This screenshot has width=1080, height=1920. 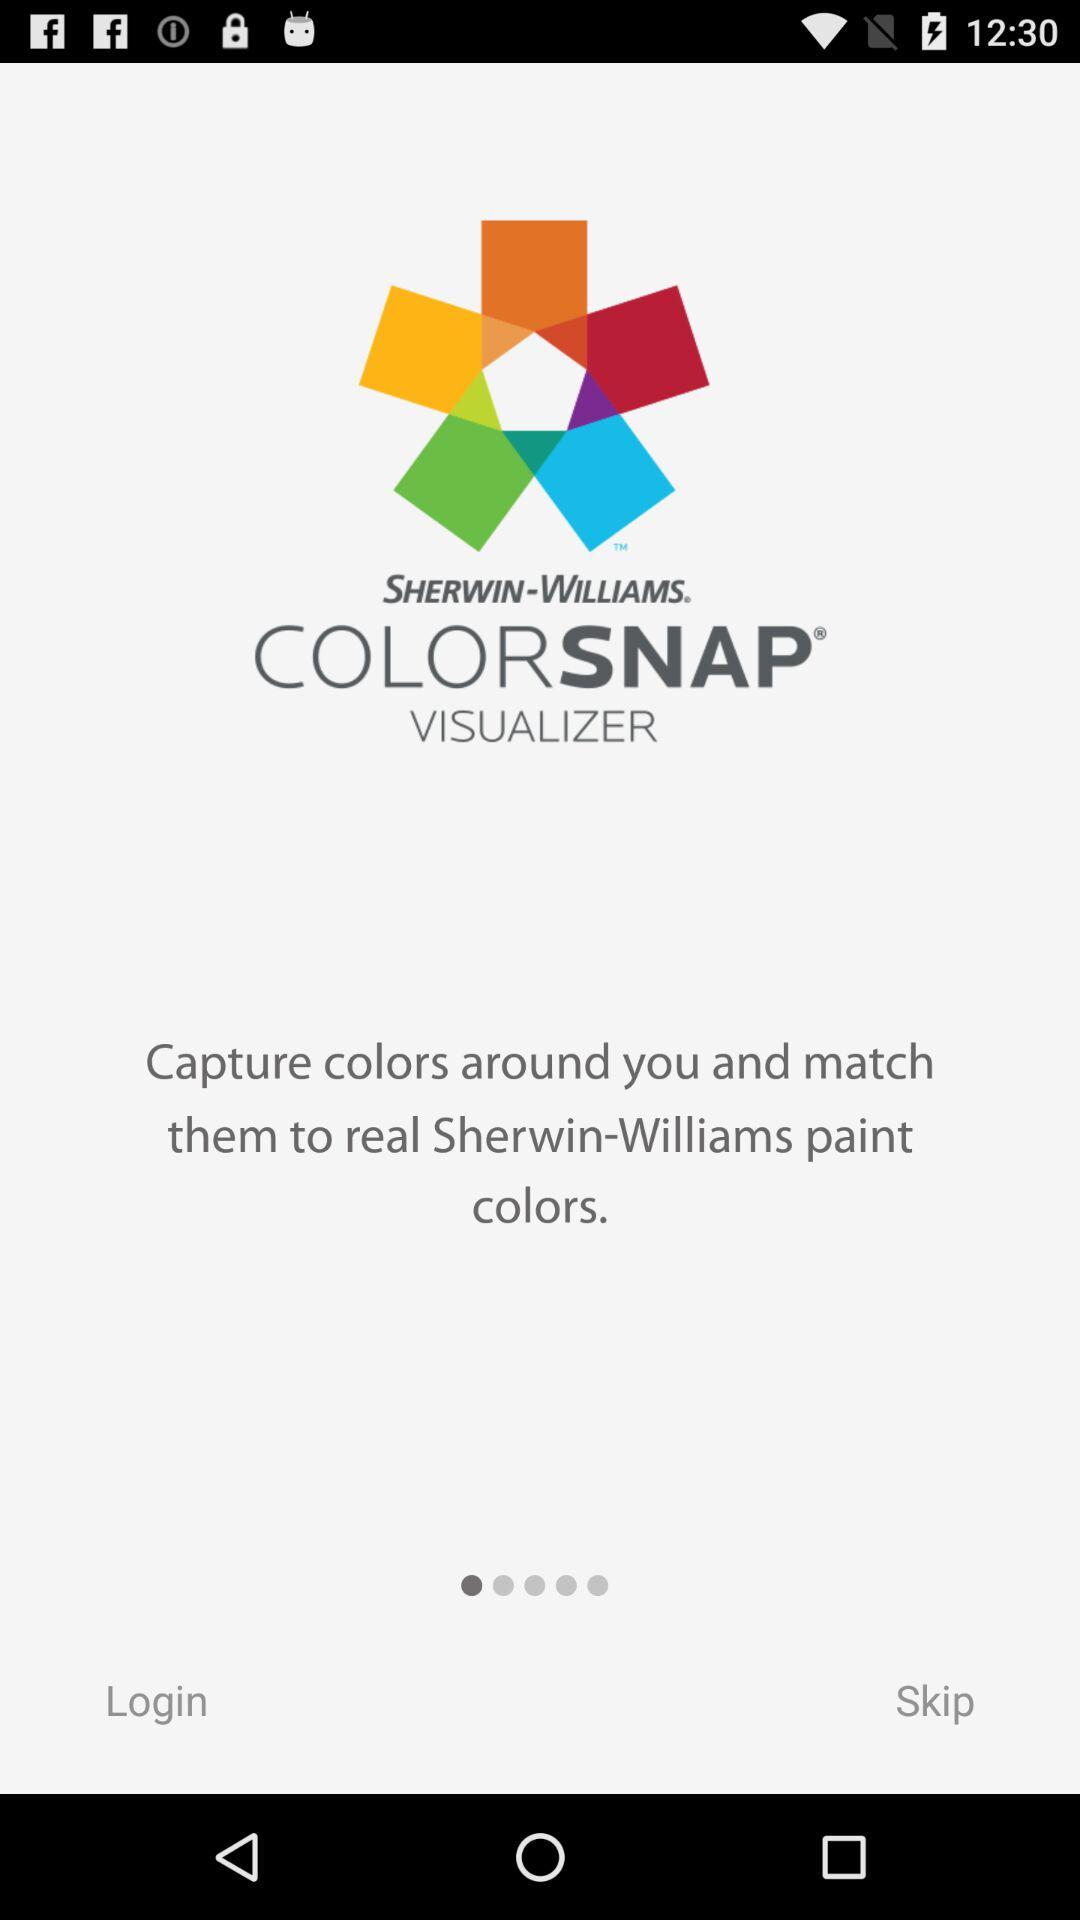 I want to click on the skip button, so click(x=953, y=1705).